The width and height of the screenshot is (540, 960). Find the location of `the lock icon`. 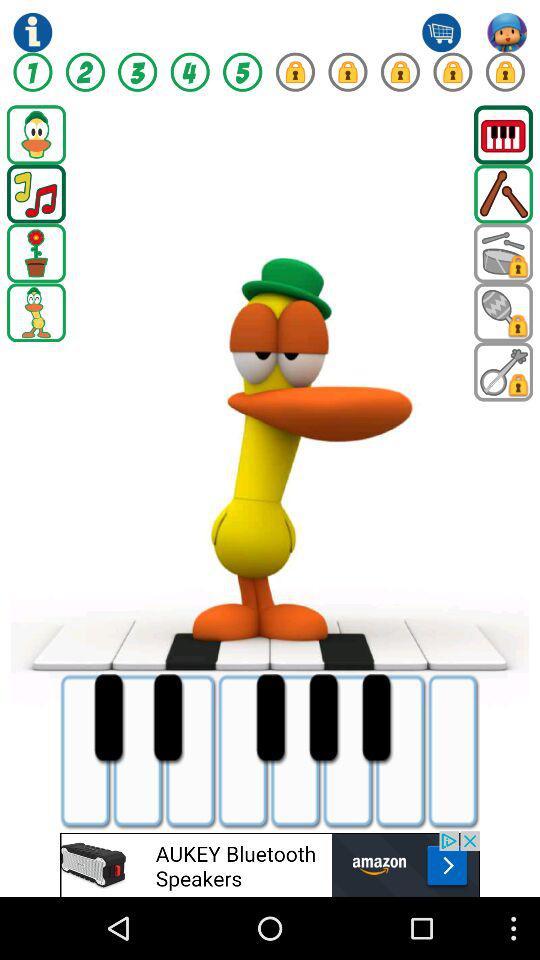

the lock icon is located at coordinates (294, 77).